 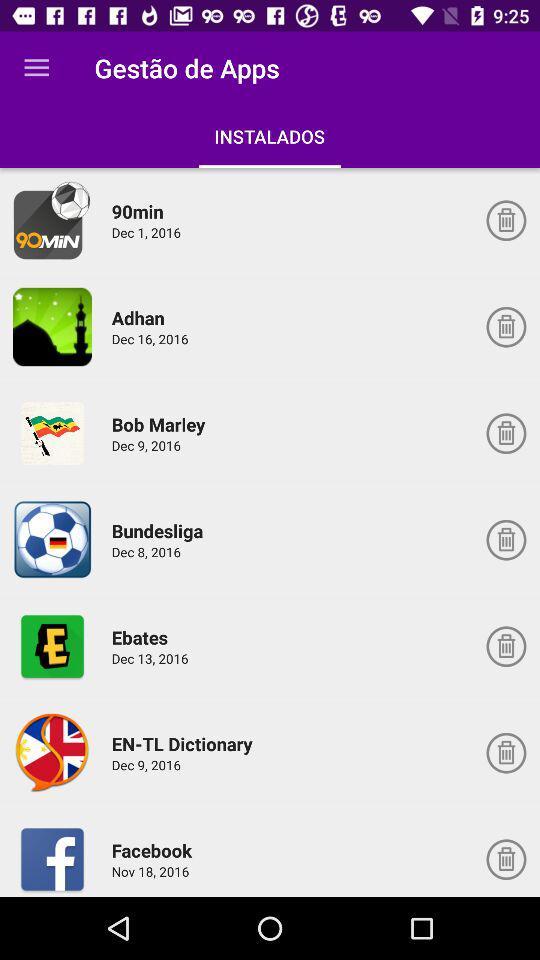 What do you see at coordinates (185, 743) in the screenshot?
I see `the en-tl dictionary item` at bounding box center [185, 743].